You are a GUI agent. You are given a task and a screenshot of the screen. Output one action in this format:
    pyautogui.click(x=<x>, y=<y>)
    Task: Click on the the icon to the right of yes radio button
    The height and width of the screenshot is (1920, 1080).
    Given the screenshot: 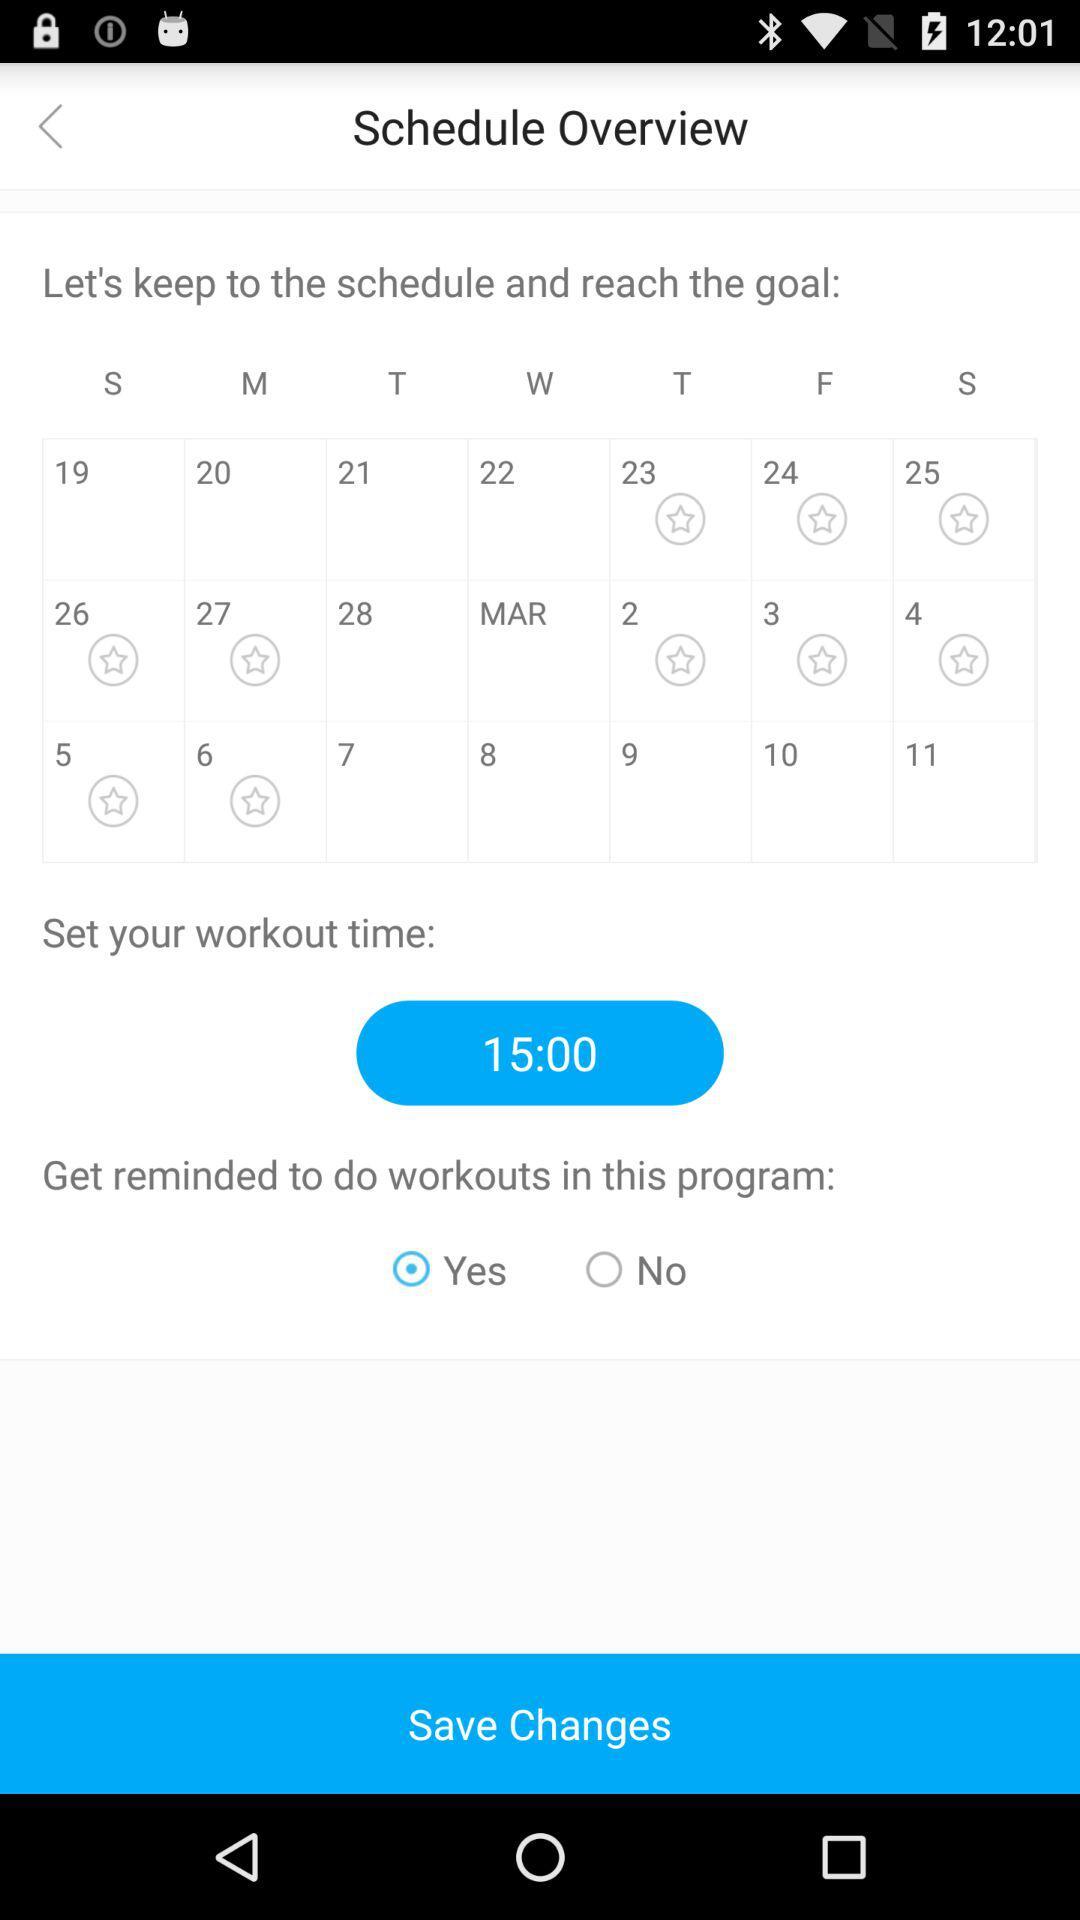 What is the action you would take?
    pyautogui.click(x=636, y=1268)
    